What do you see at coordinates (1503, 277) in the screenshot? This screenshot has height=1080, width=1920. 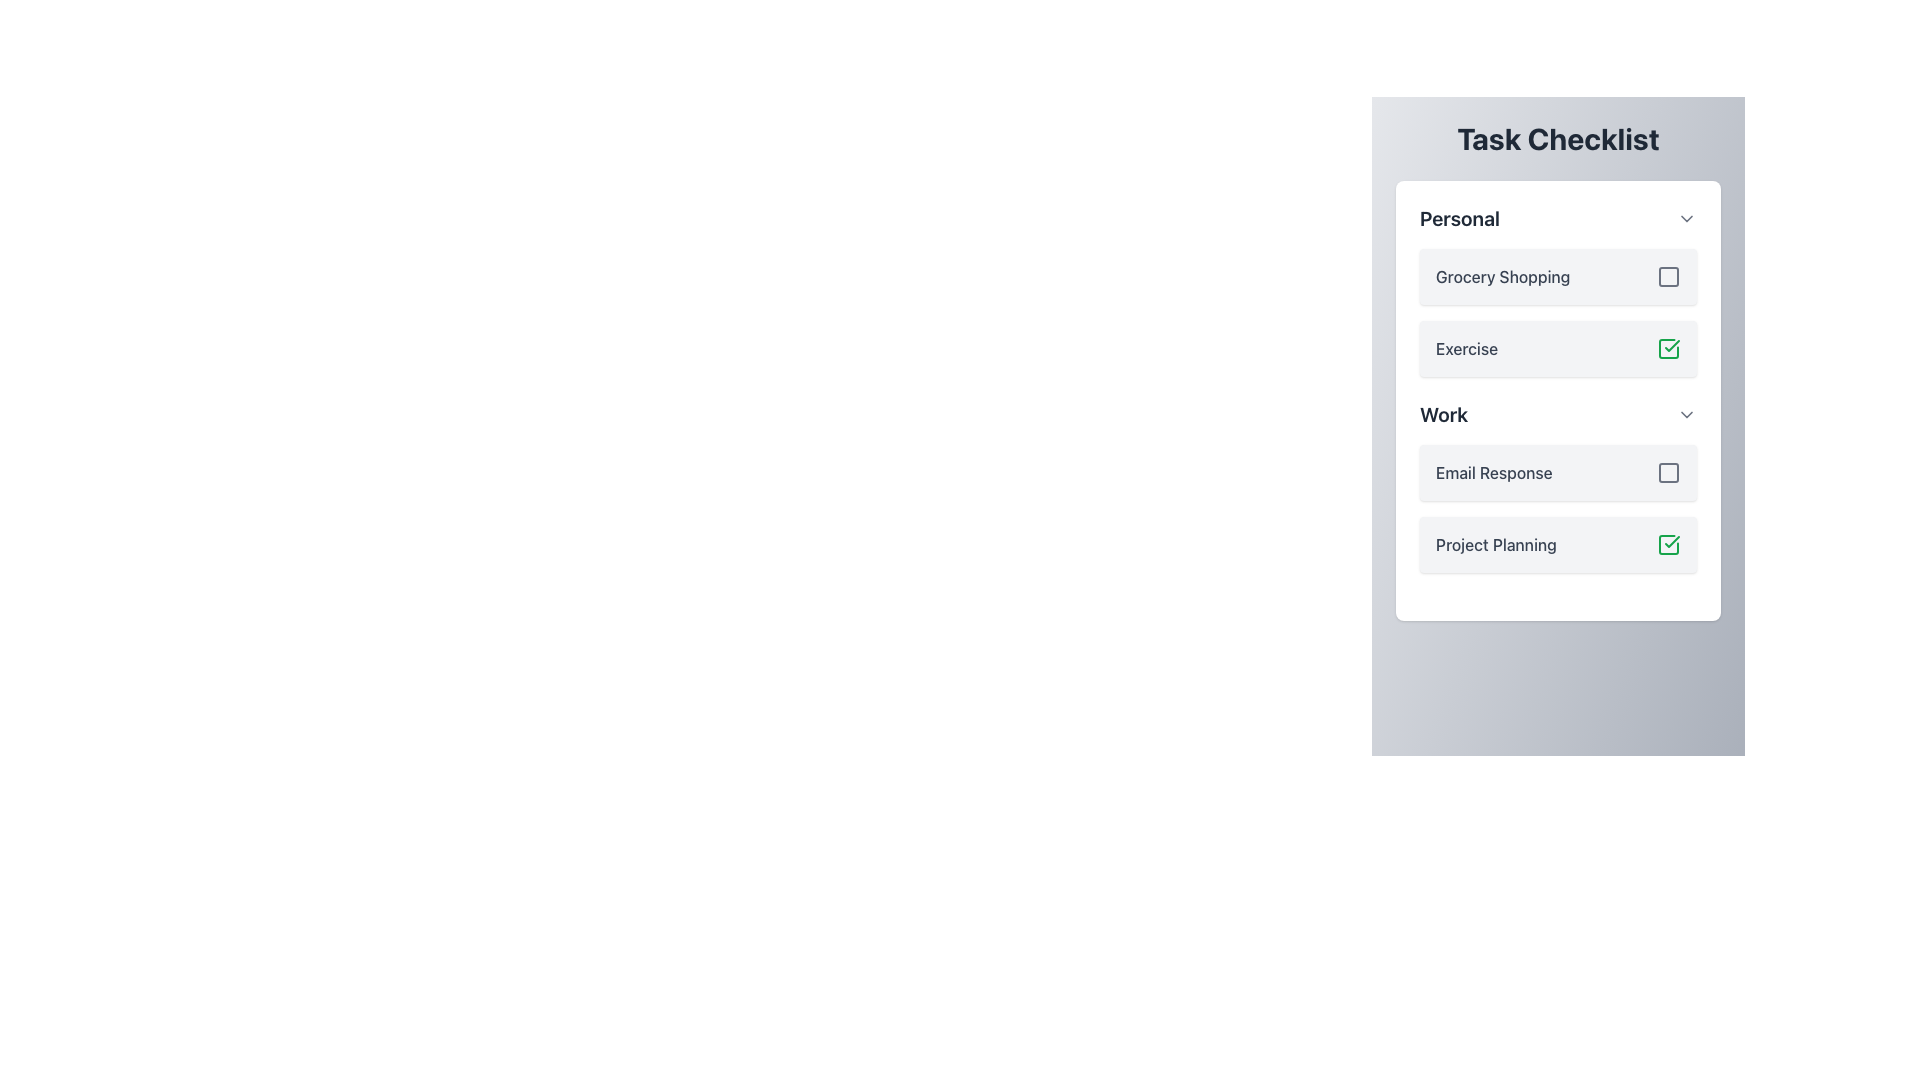 I see `text label for 'Grocery Shopping' located below the heading 'Personal' in the task checklist` at bounding box center [1503, 277].